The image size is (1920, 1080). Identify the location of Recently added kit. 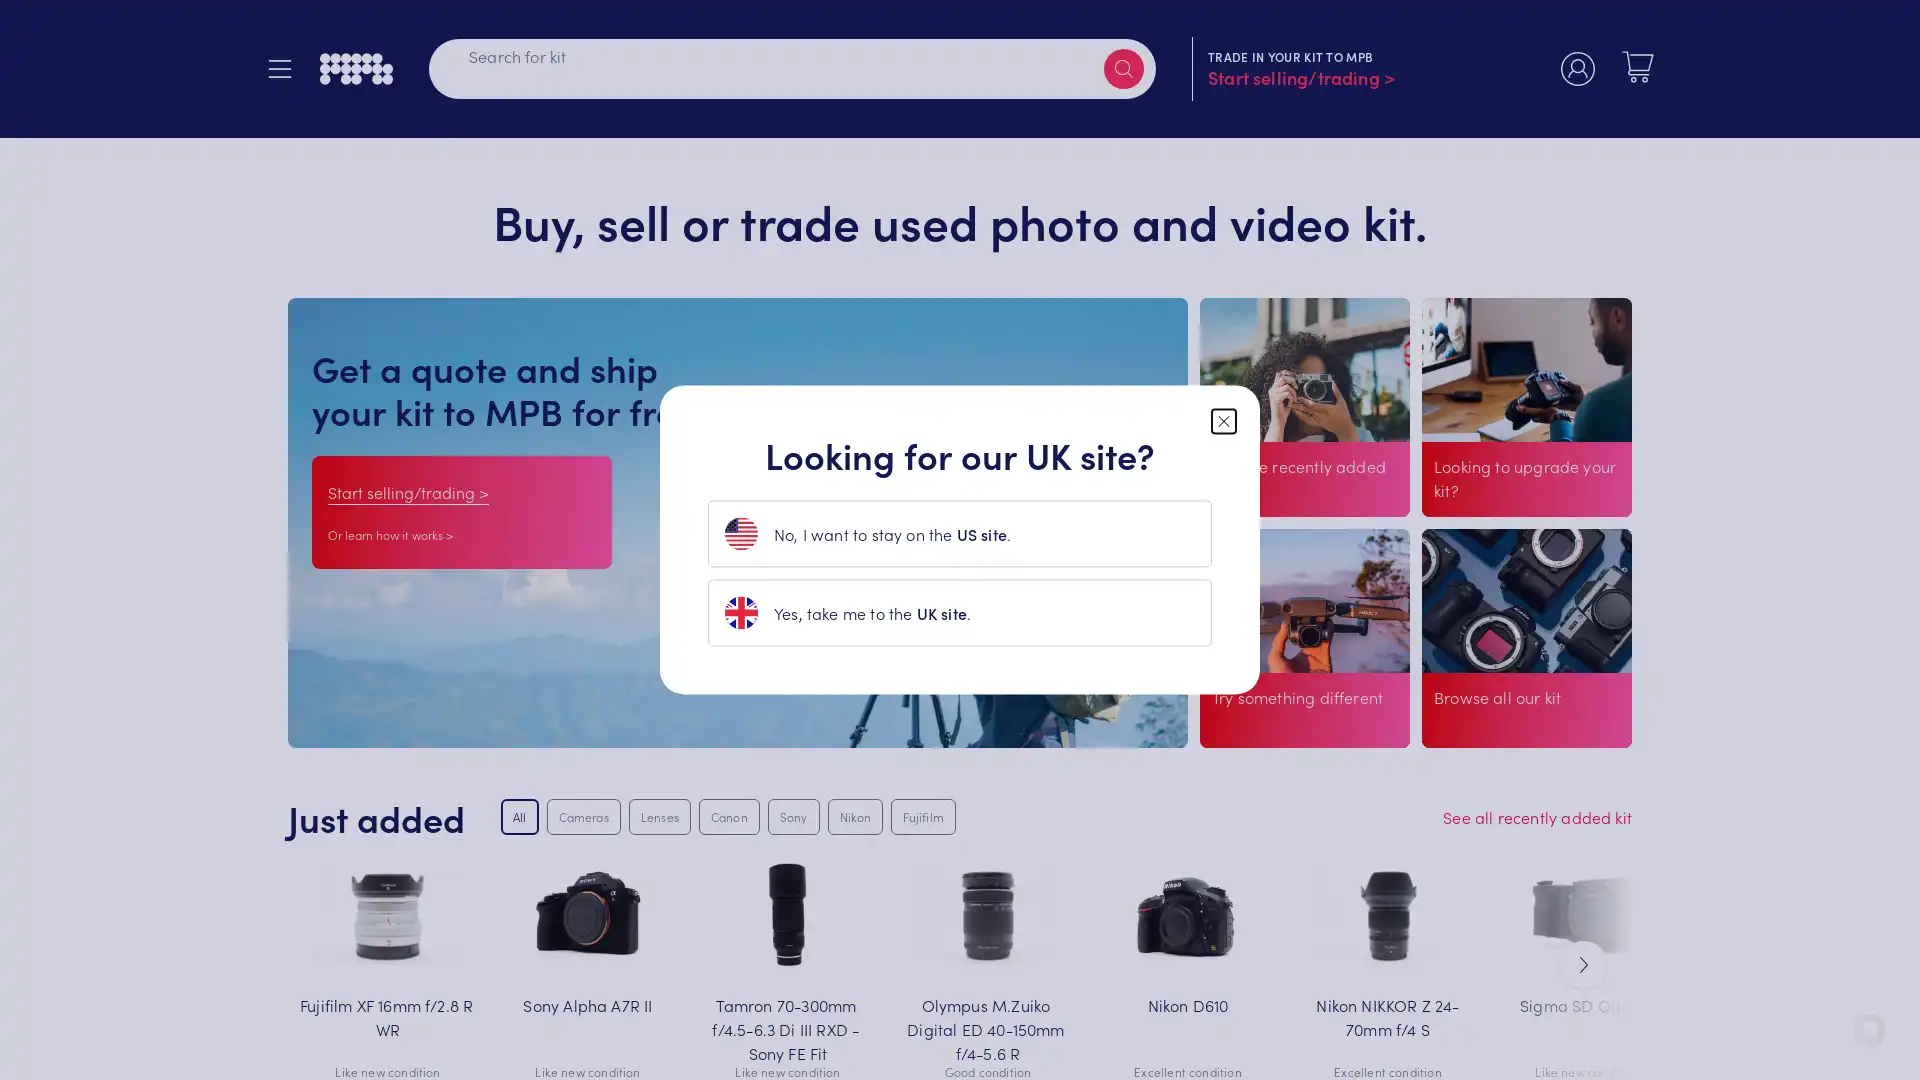
(1278, 519).